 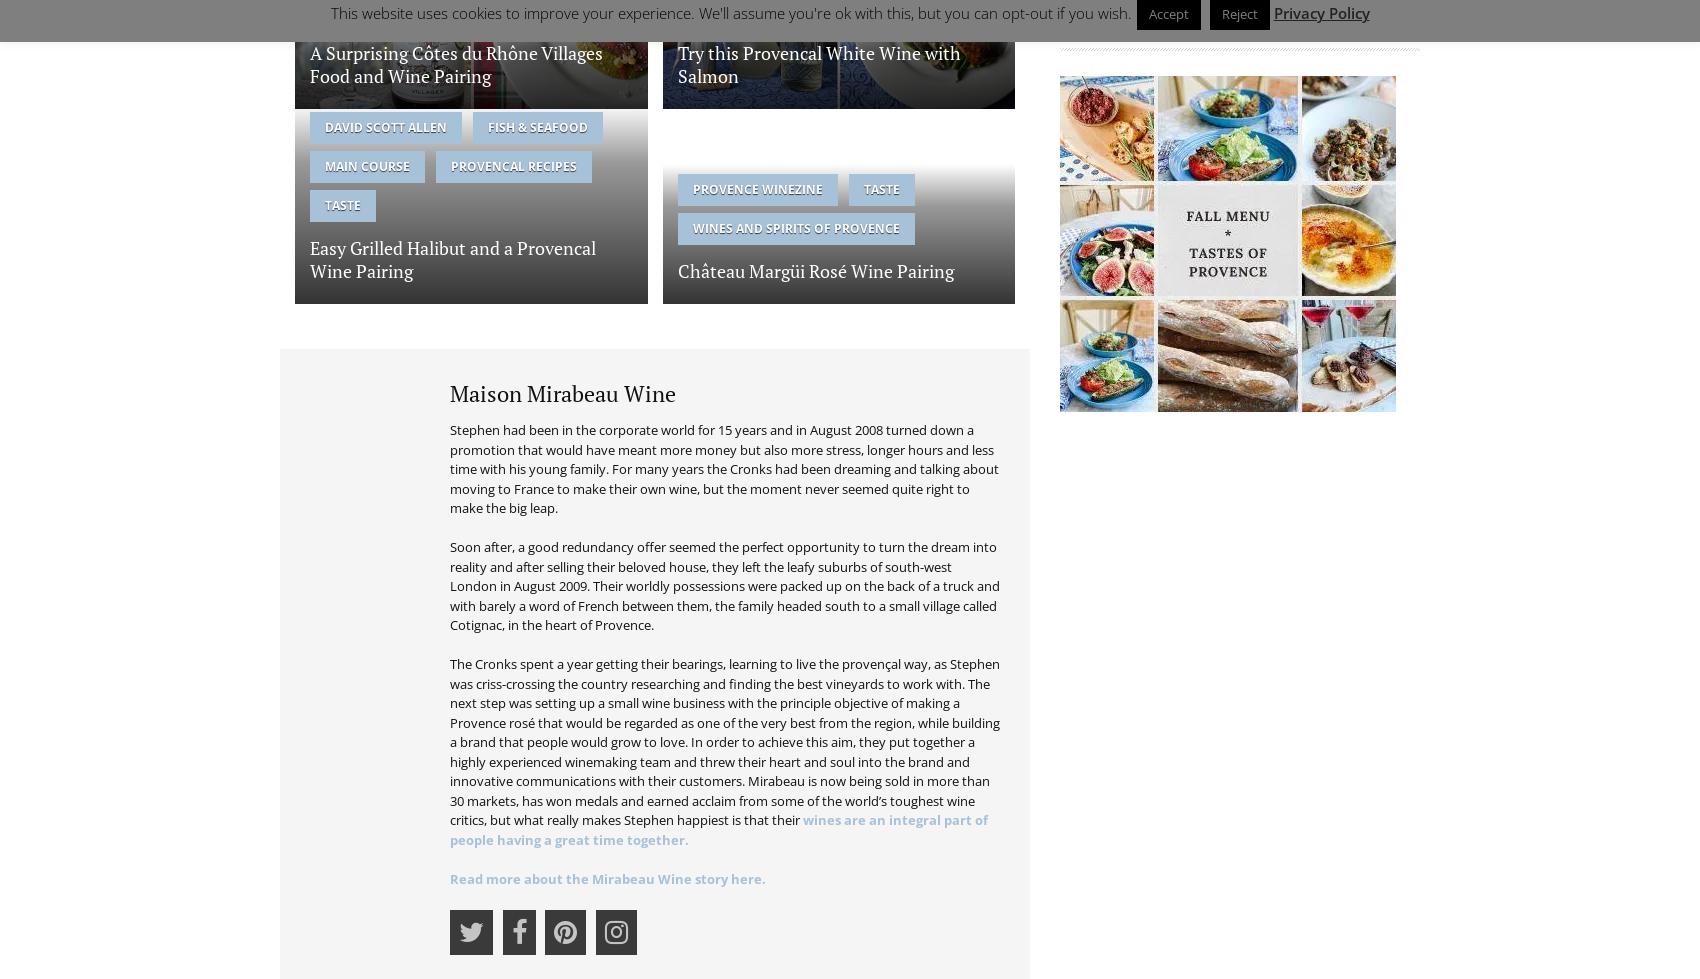 What do you see at coordinates (562, 392) in the screenshot?
I see `'Maison Mirabeau Wine'` at bounding box center [562, 392].